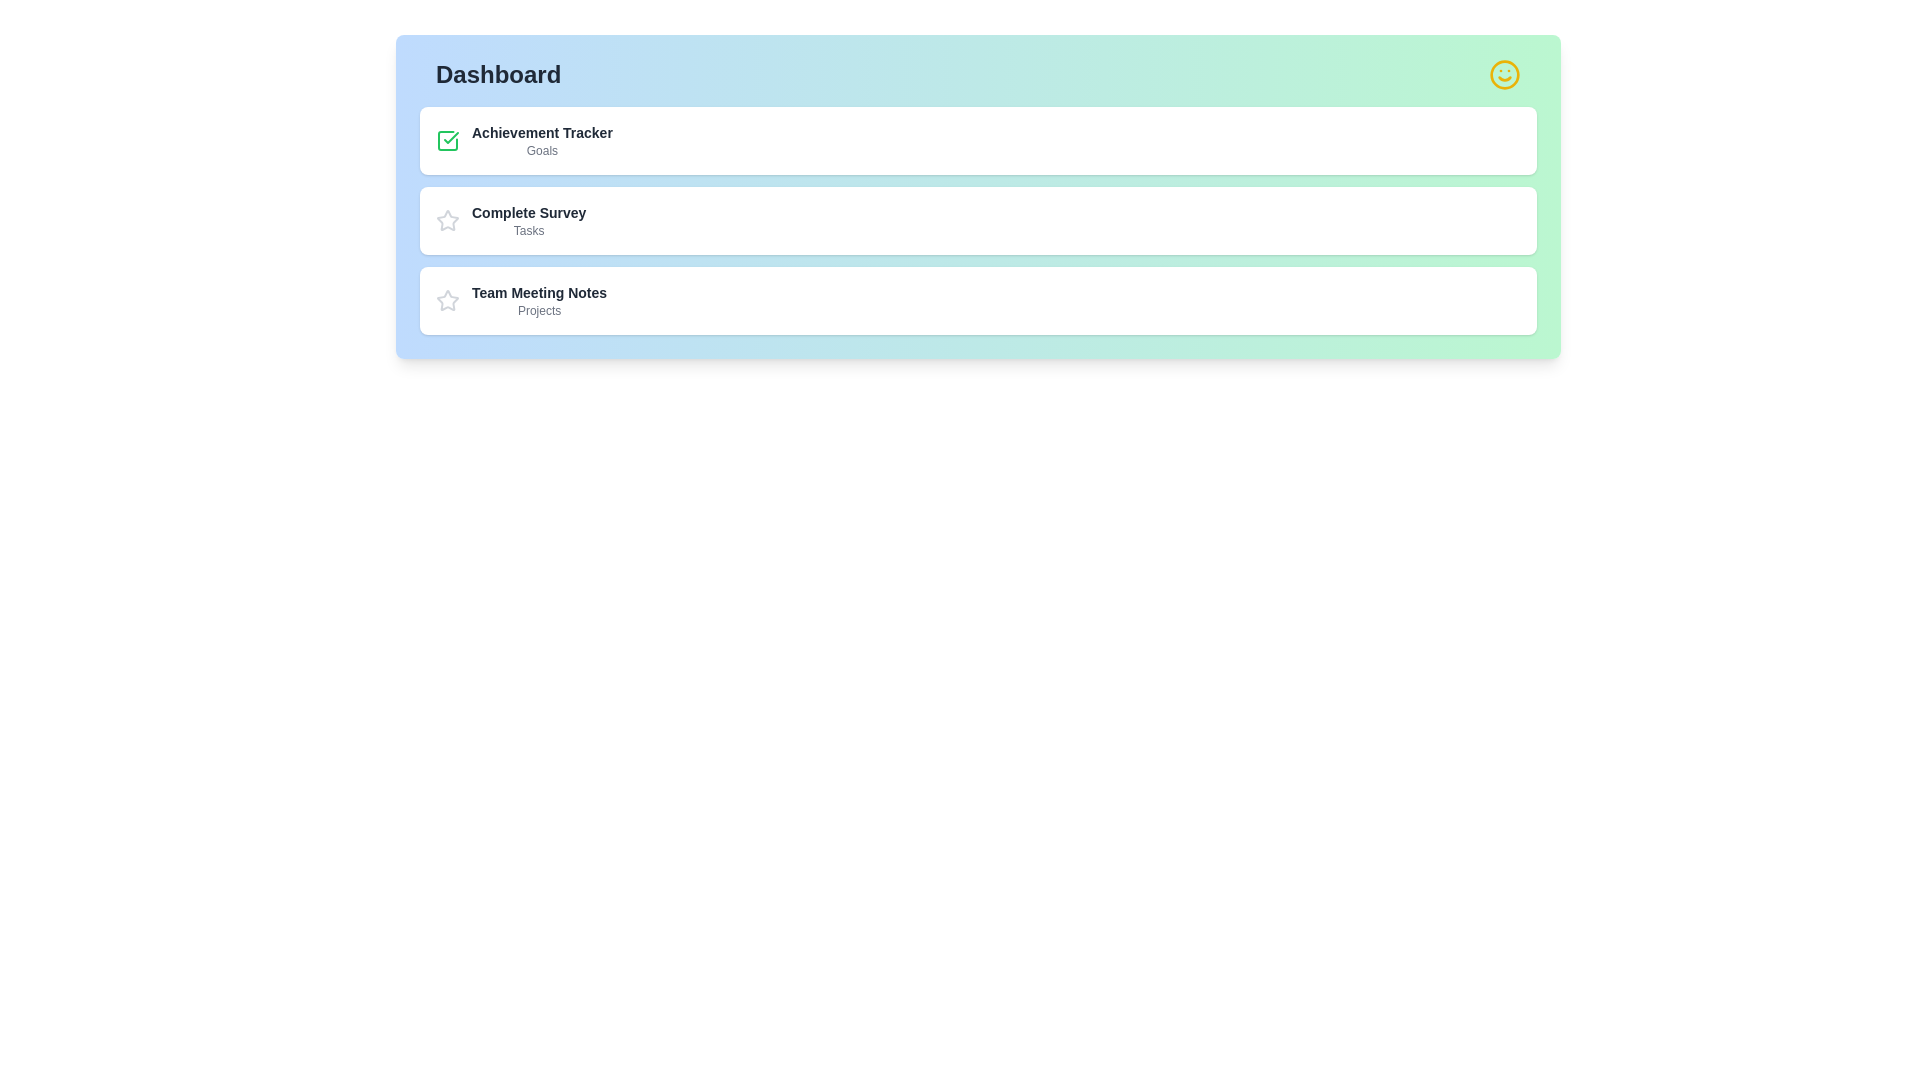  I want to click on the smiley face icon in the top-right corner, so click(1505, 73).